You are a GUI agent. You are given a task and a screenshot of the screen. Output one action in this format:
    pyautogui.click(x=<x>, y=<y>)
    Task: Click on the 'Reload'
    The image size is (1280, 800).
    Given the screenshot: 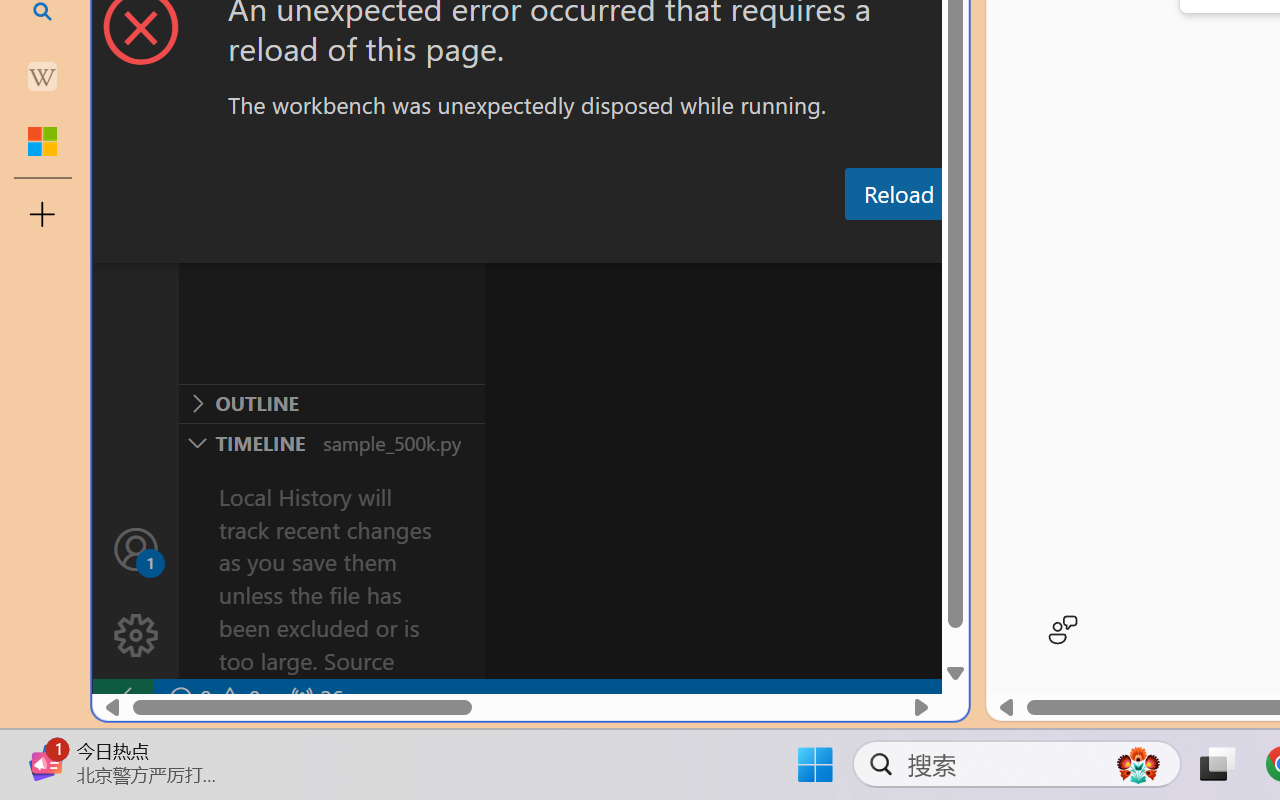 What is the action you would take?
    pyautogui.click(x=897, y=192)
    